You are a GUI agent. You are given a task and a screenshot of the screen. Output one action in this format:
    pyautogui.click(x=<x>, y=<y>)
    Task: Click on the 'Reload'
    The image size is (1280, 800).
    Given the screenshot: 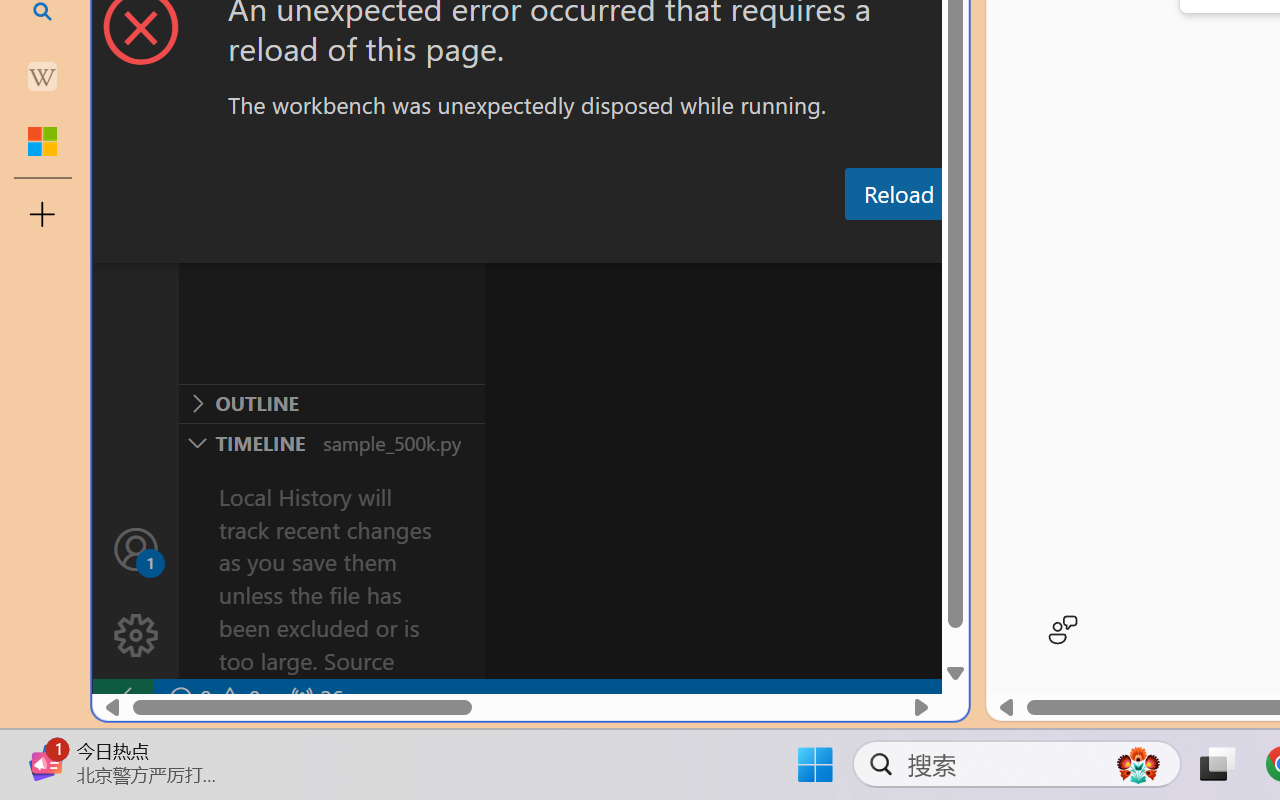 What is the action you would take?
    pyautogui.click(x=897, y=192)
    